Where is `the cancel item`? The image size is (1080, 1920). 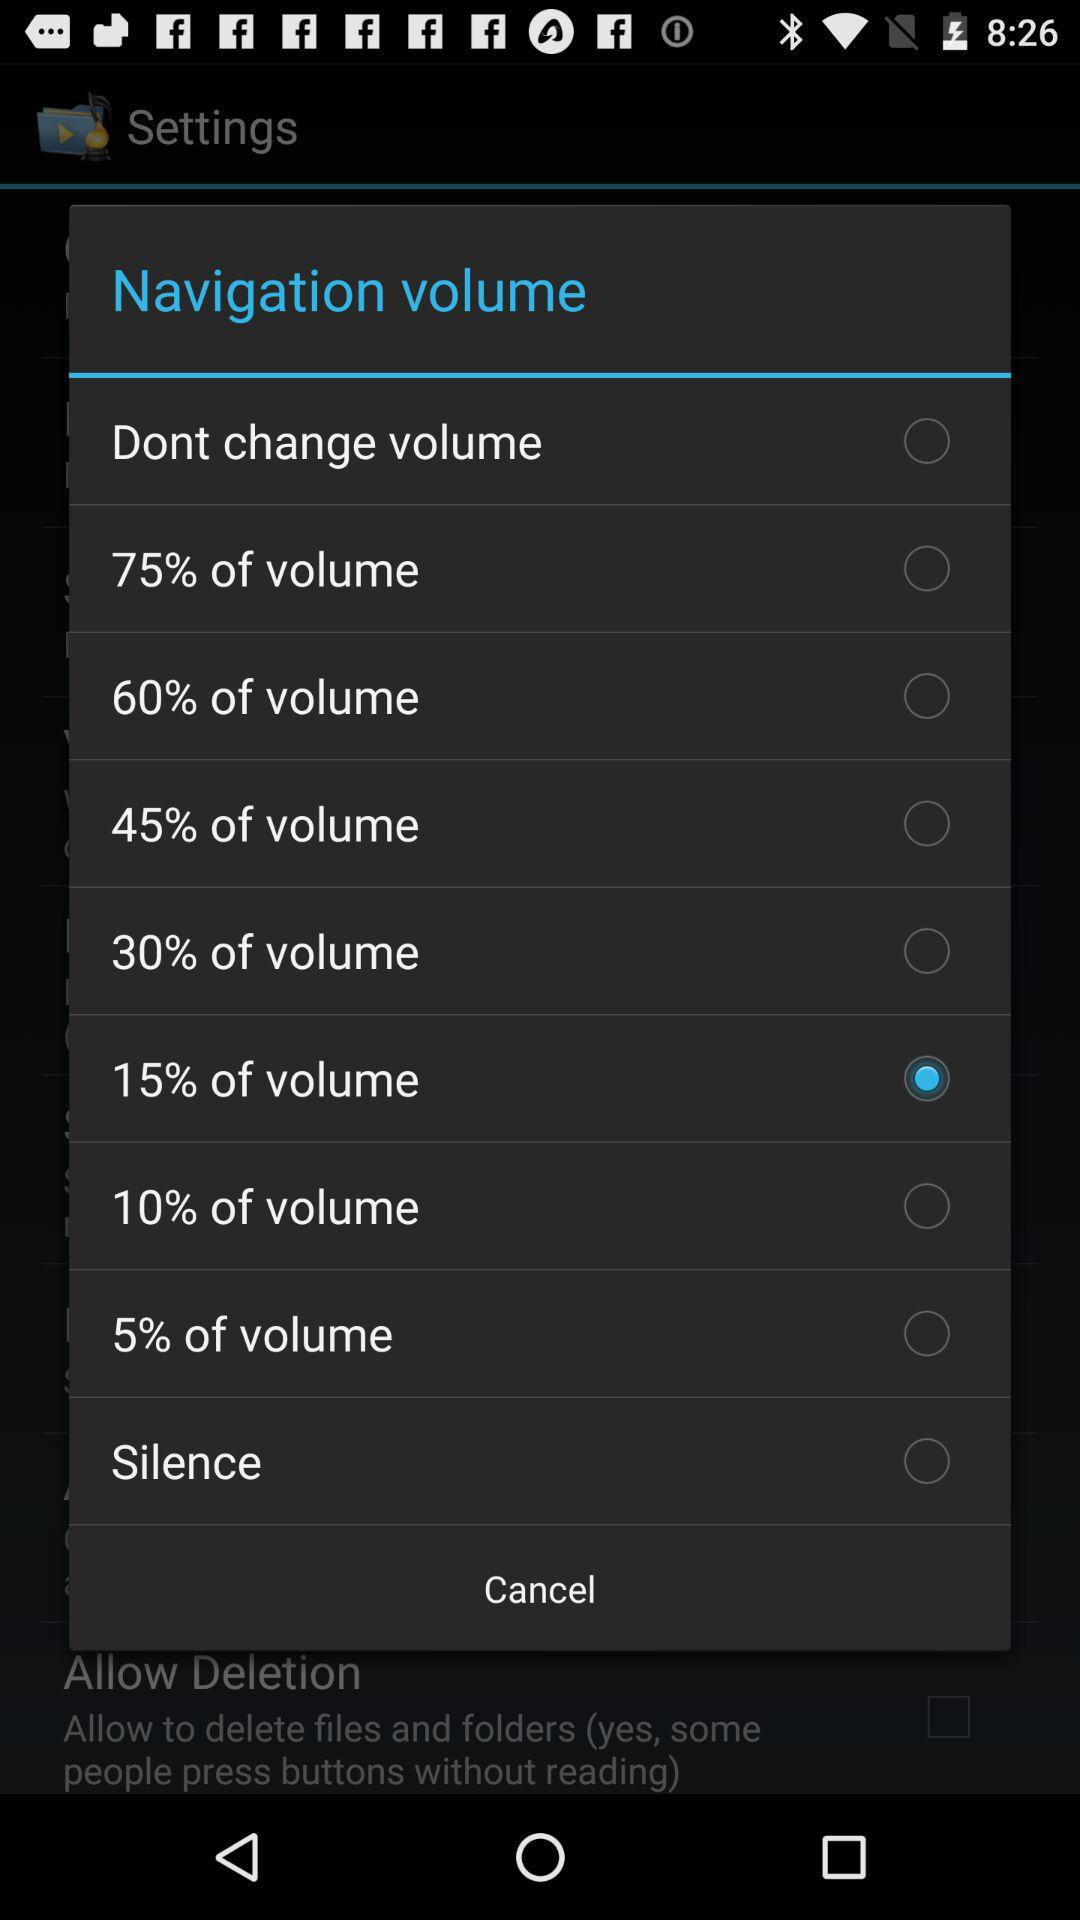 the cancel item is located at coordinates (540, 1587).